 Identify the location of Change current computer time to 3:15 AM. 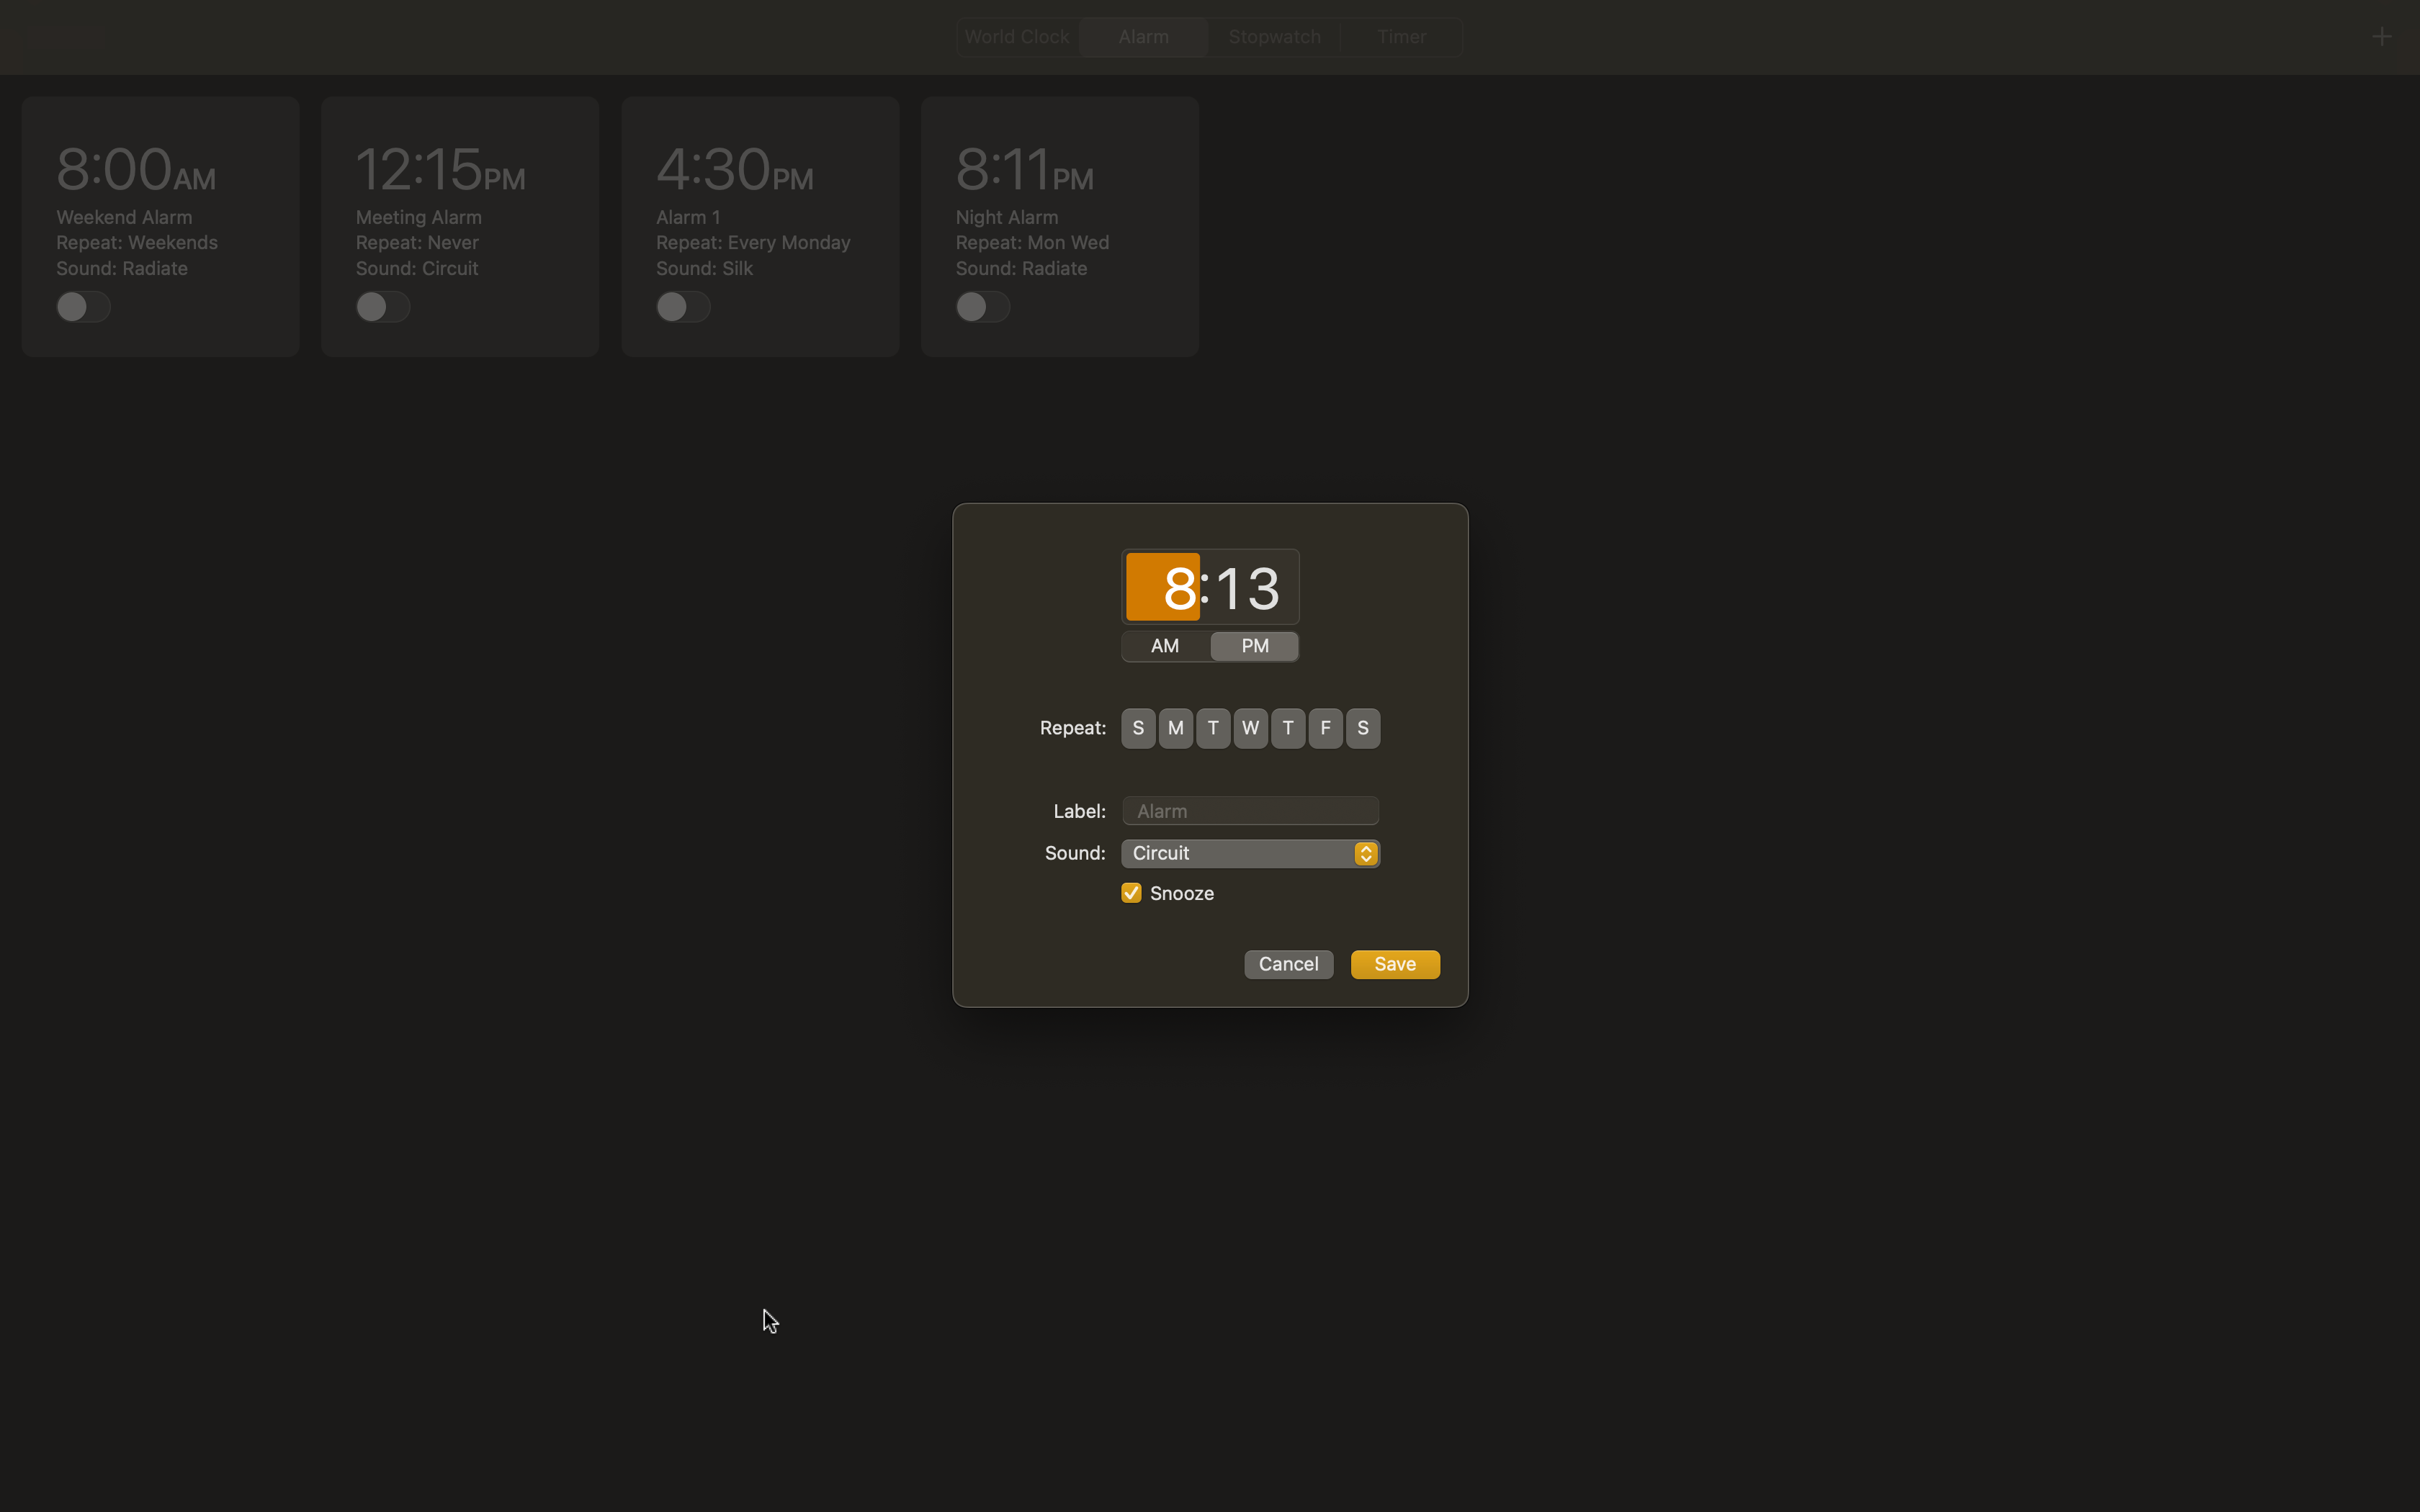
(1162, 588).